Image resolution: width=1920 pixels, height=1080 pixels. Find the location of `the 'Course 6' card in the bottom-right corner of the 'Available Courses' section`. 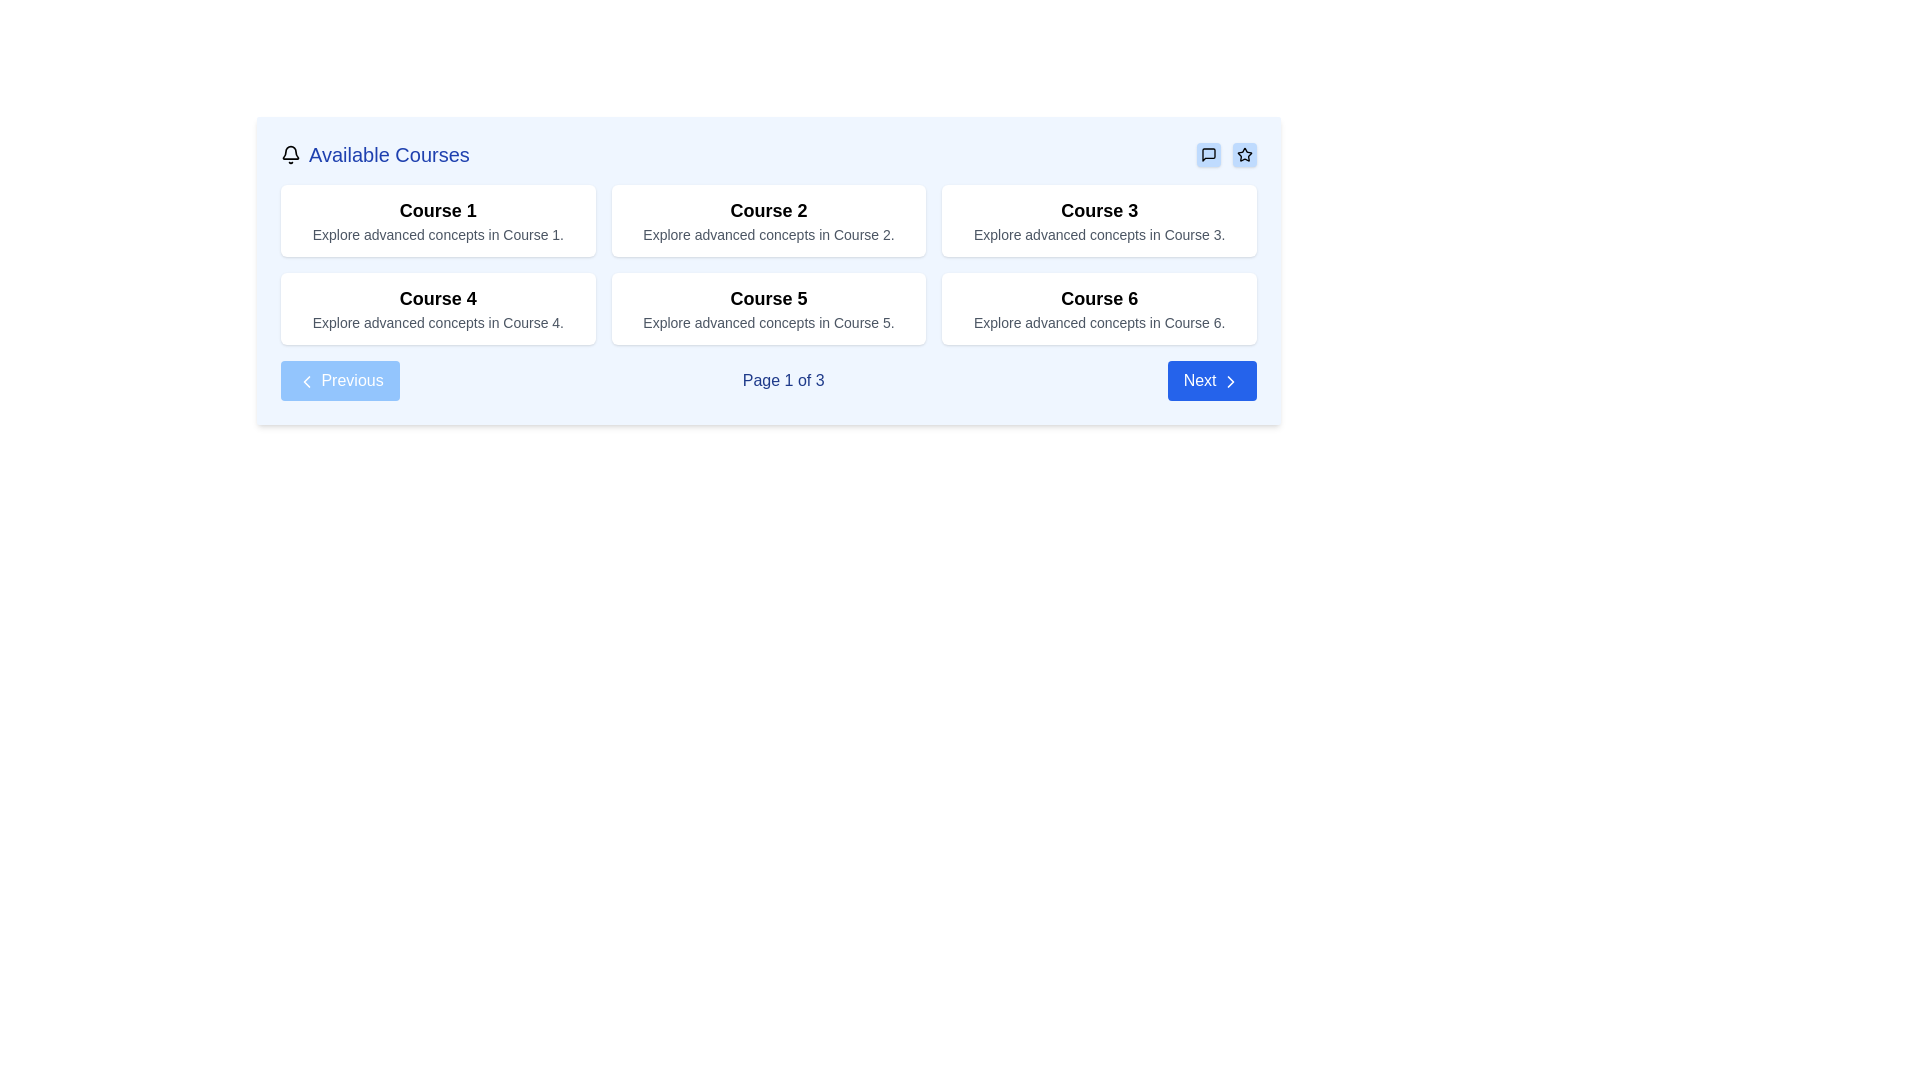

the 'Course 6' card in the bottom-right corner of the 'Available Courses' section is located at coordinates (1098, 308).